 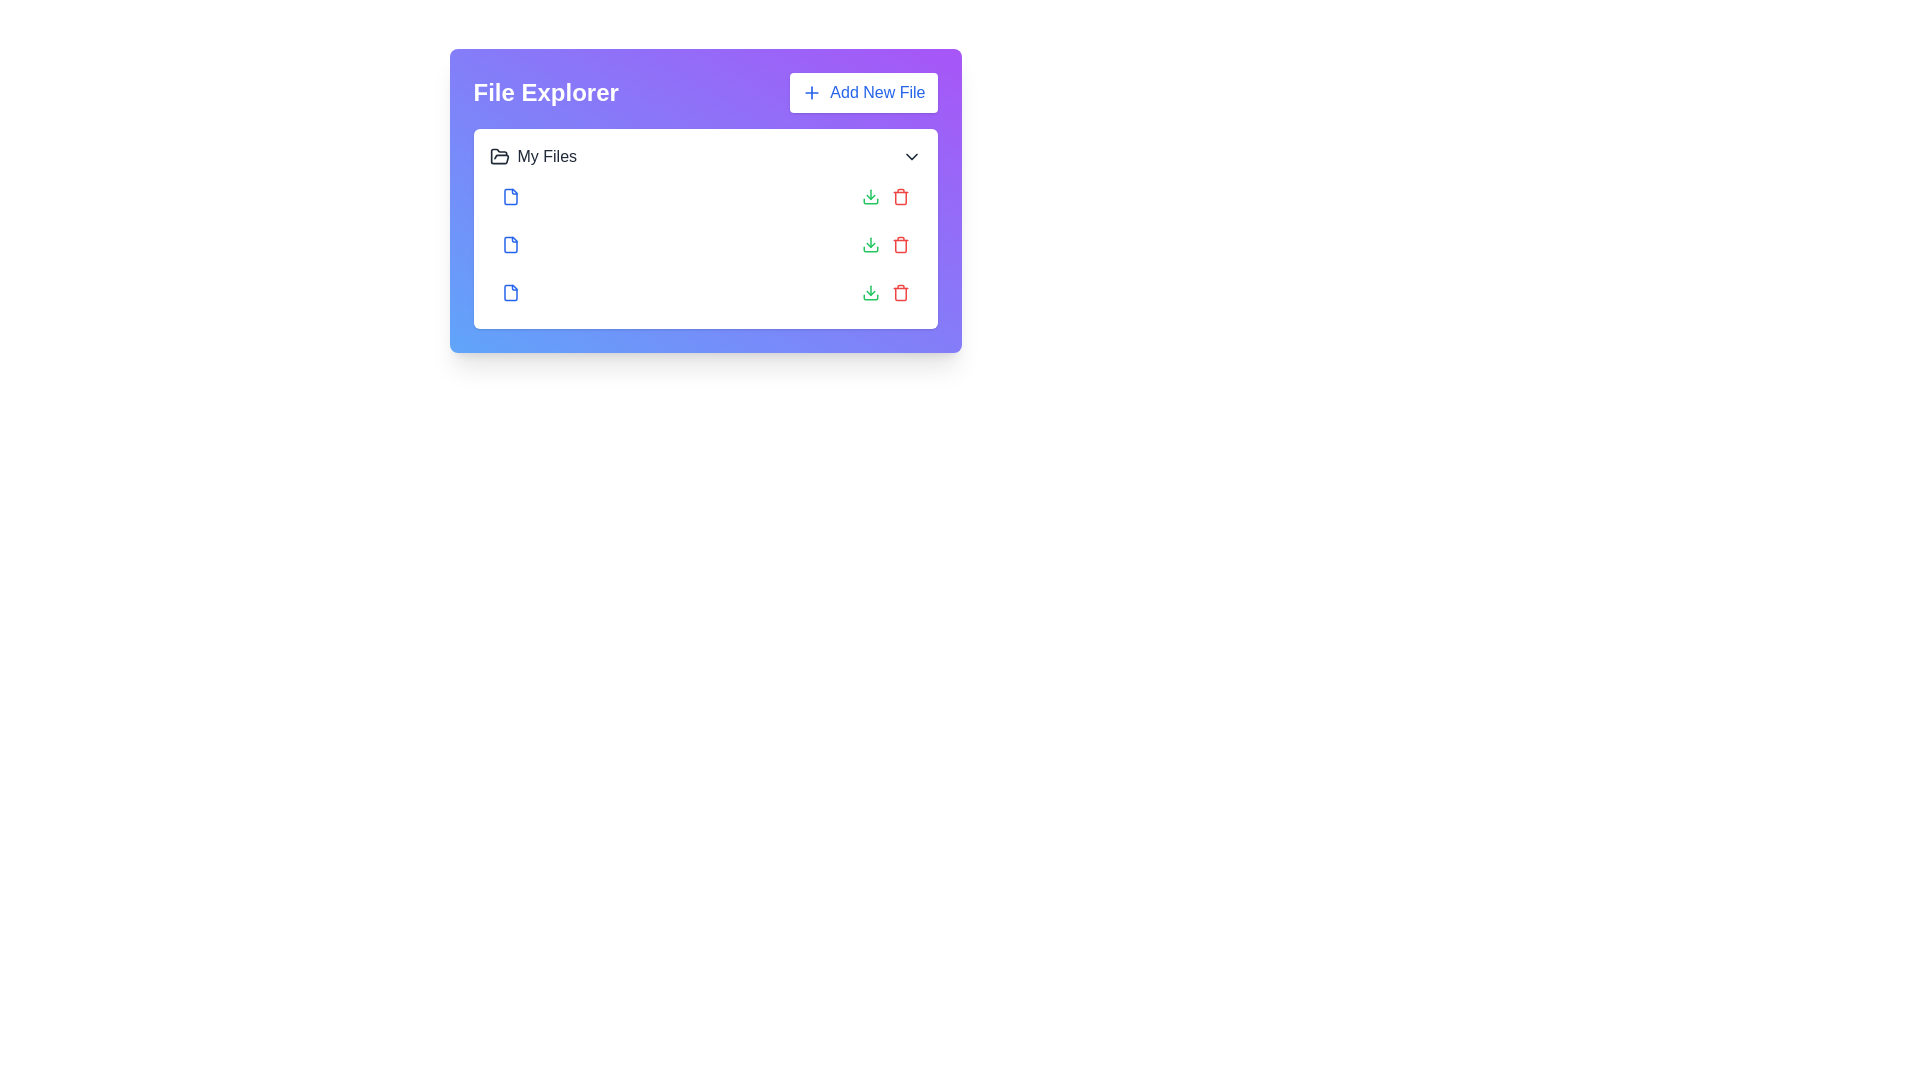 What do you see at coordinates (499, 155) in the screenshot?
I see `the open folder SVG icon located to the left of the 'My Files' text in the 'File Explorer' section` at bounding box center [499, 155].